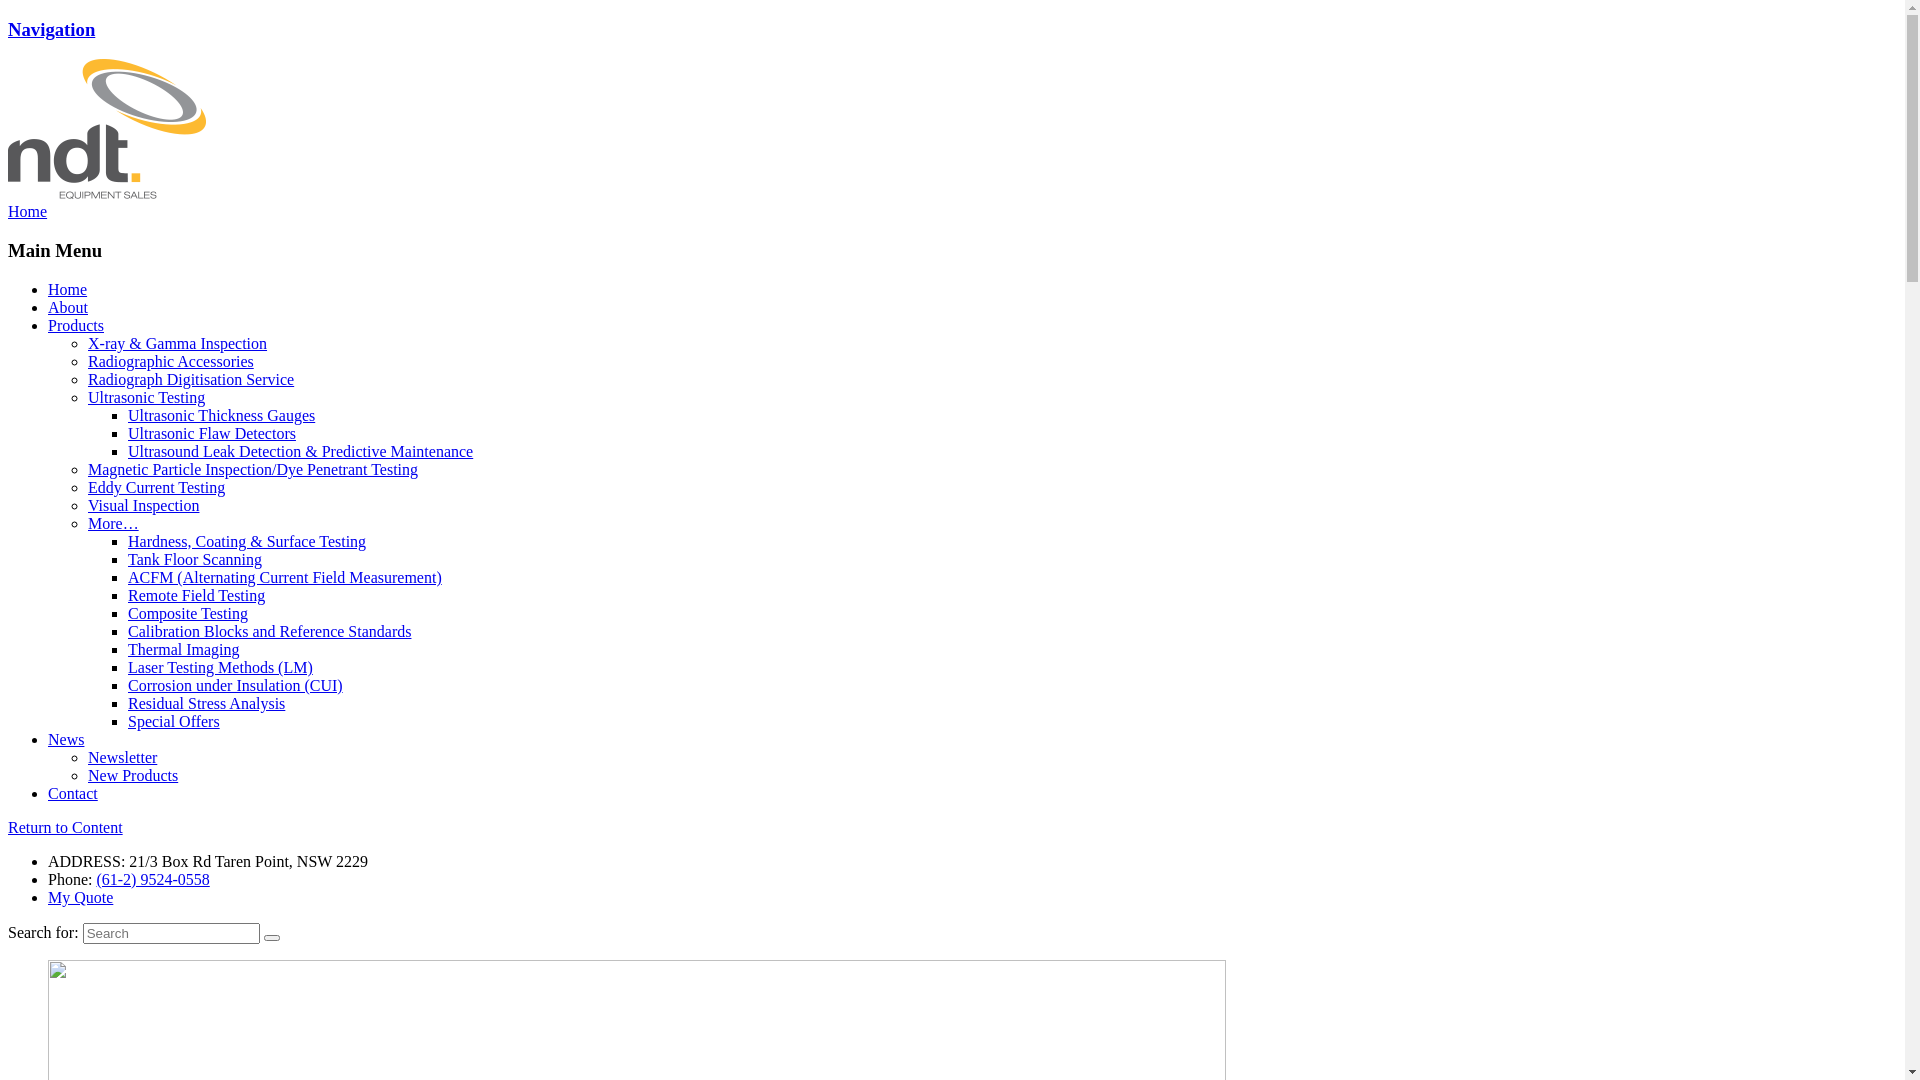 The height and width of the screenshot is (1080, 1920). Describe the element at coordinates (211, 432) in the screenshot. I see `'Ultrasonic Flaw Detectors'` at that location.